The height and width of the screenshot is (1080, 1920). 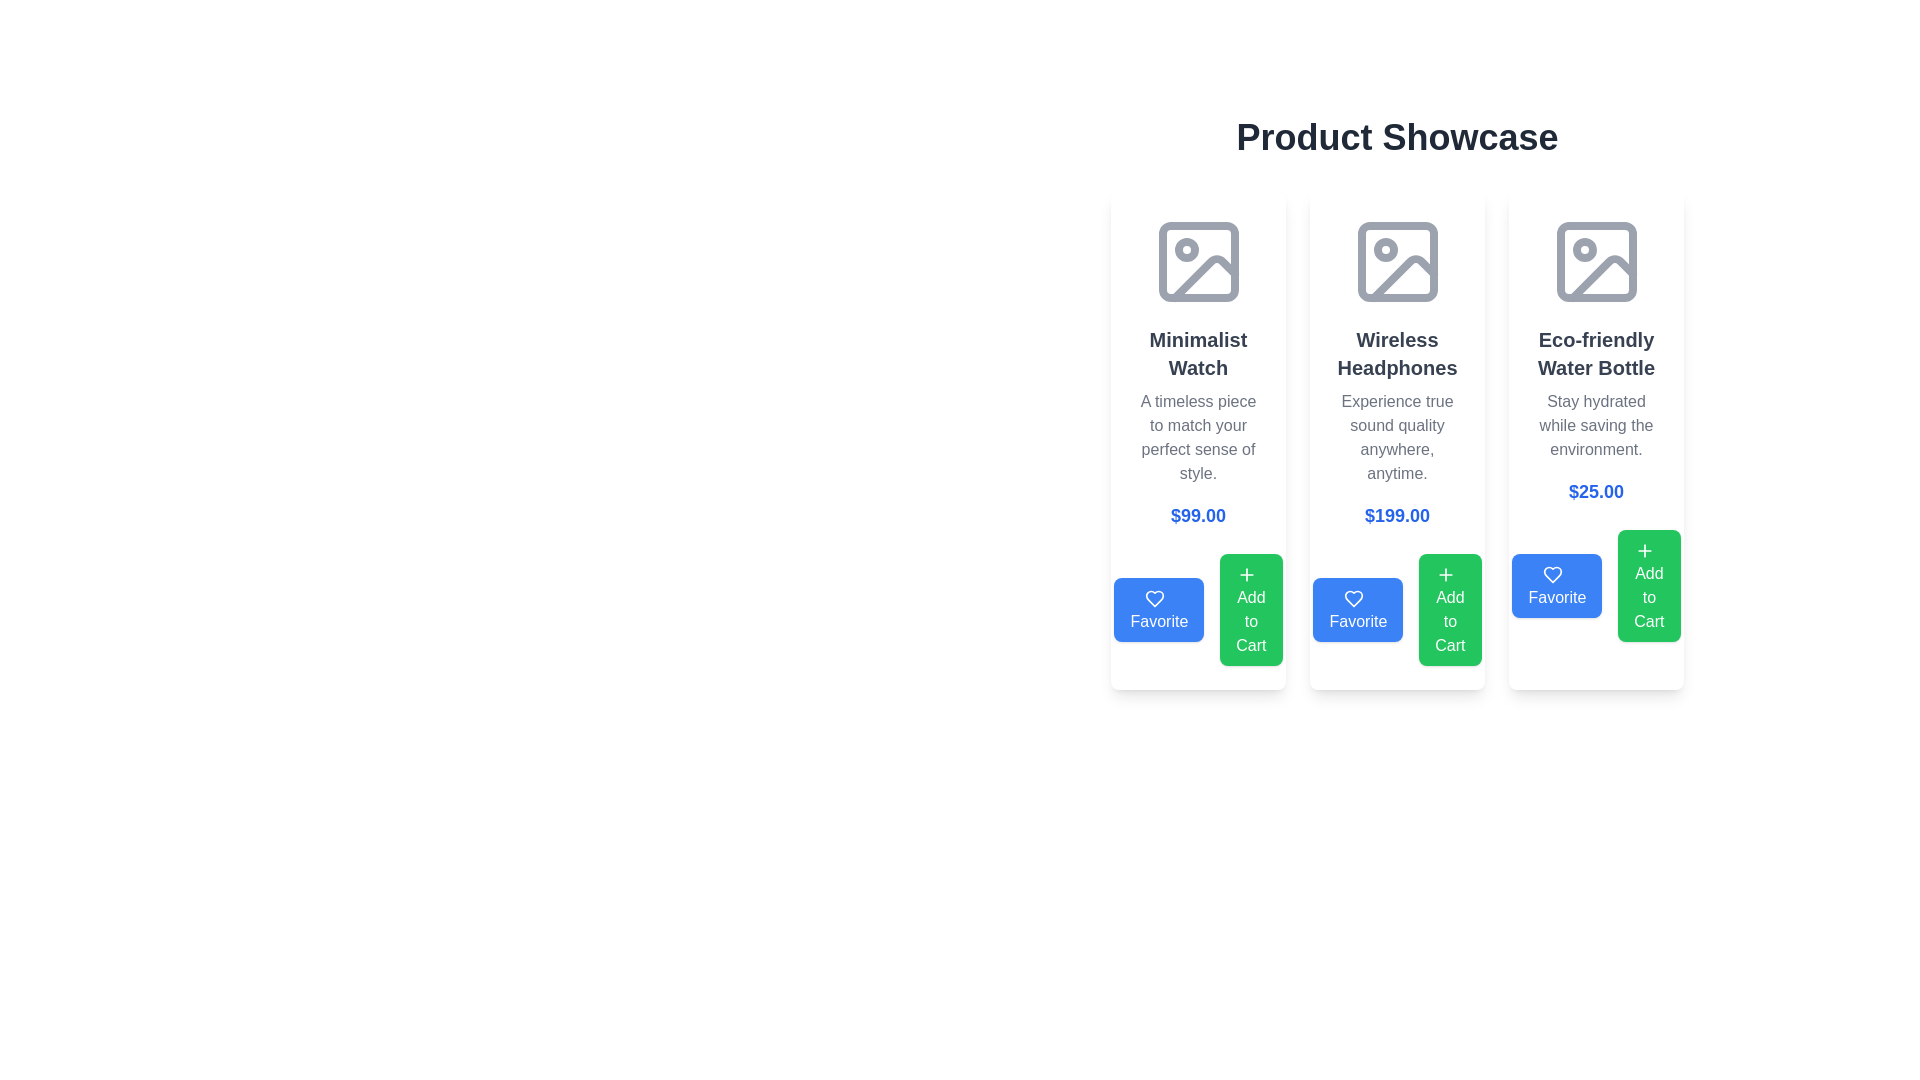 I want to click on the 'Wireless Headphones' product card, so click(x=1396, y=438).